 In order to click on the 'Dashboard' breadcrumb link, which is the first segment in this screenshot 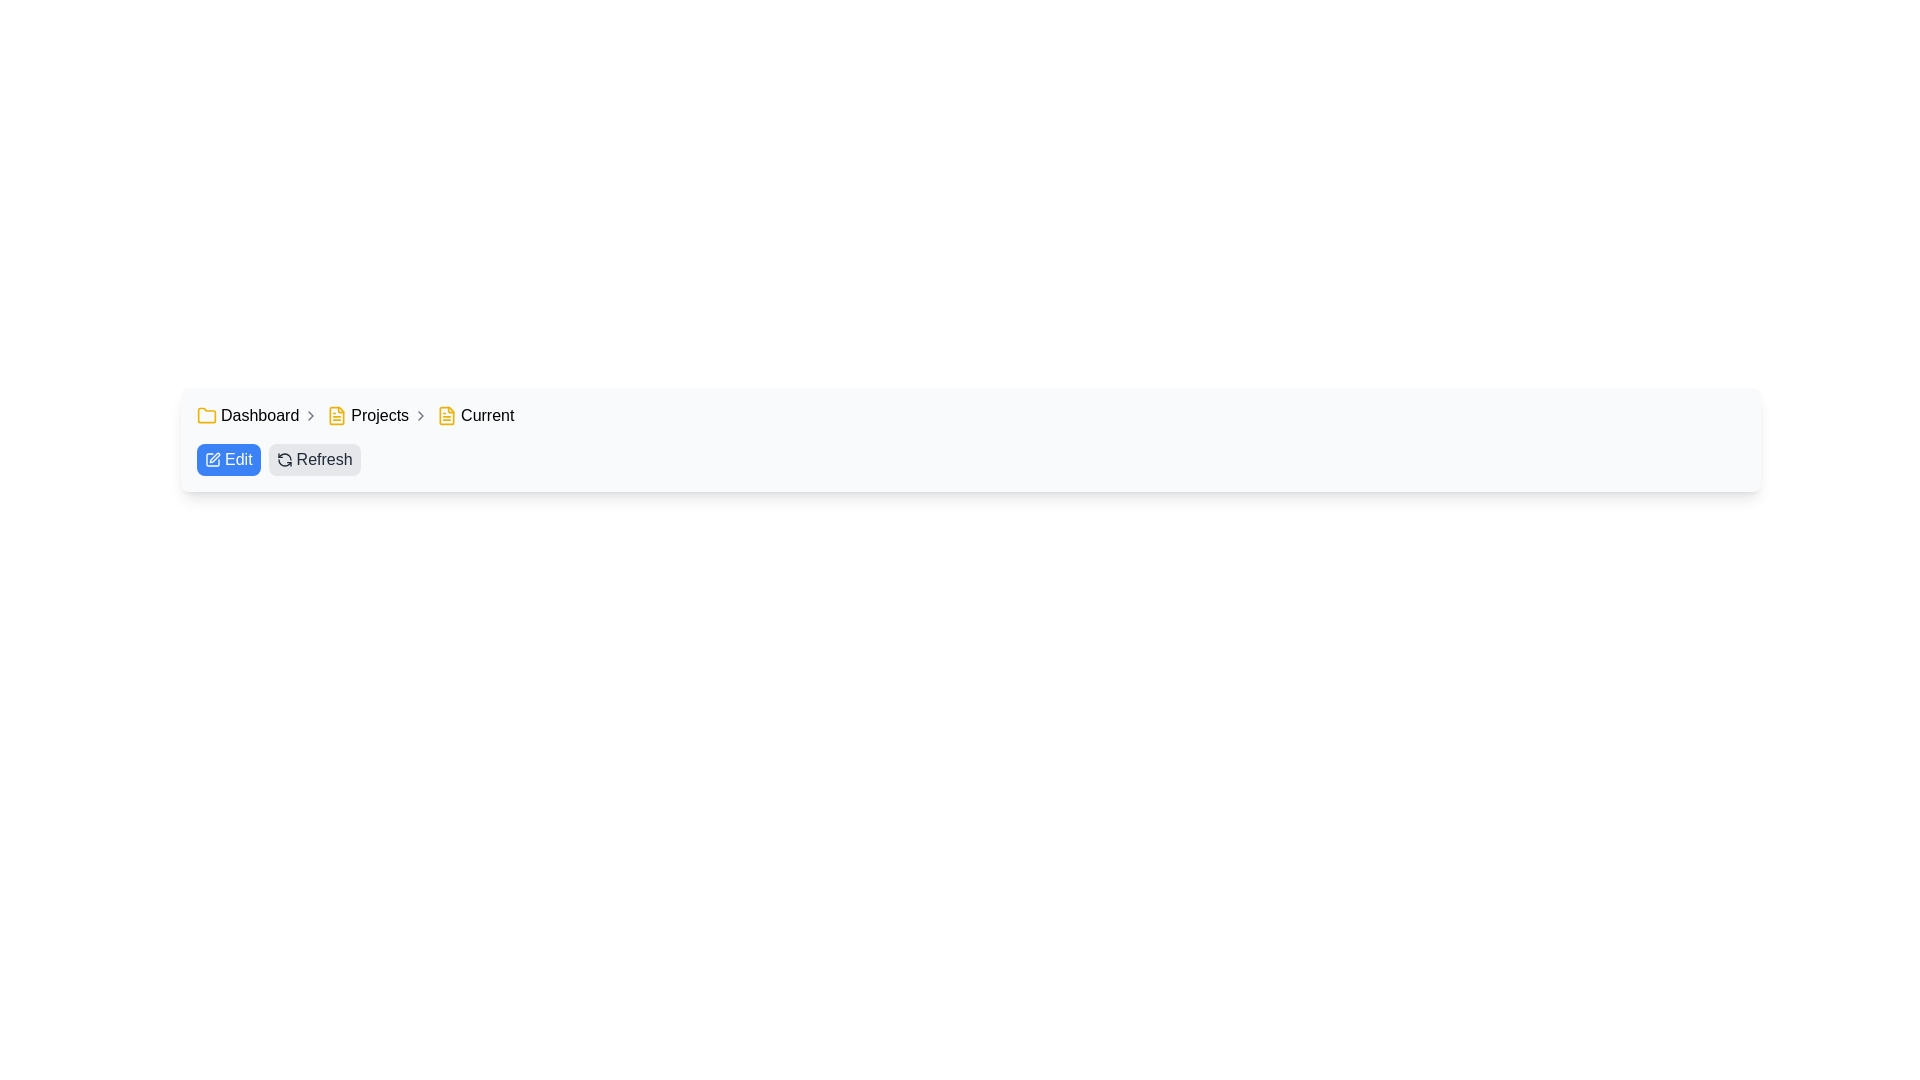, I will do `click(257, 415)`.